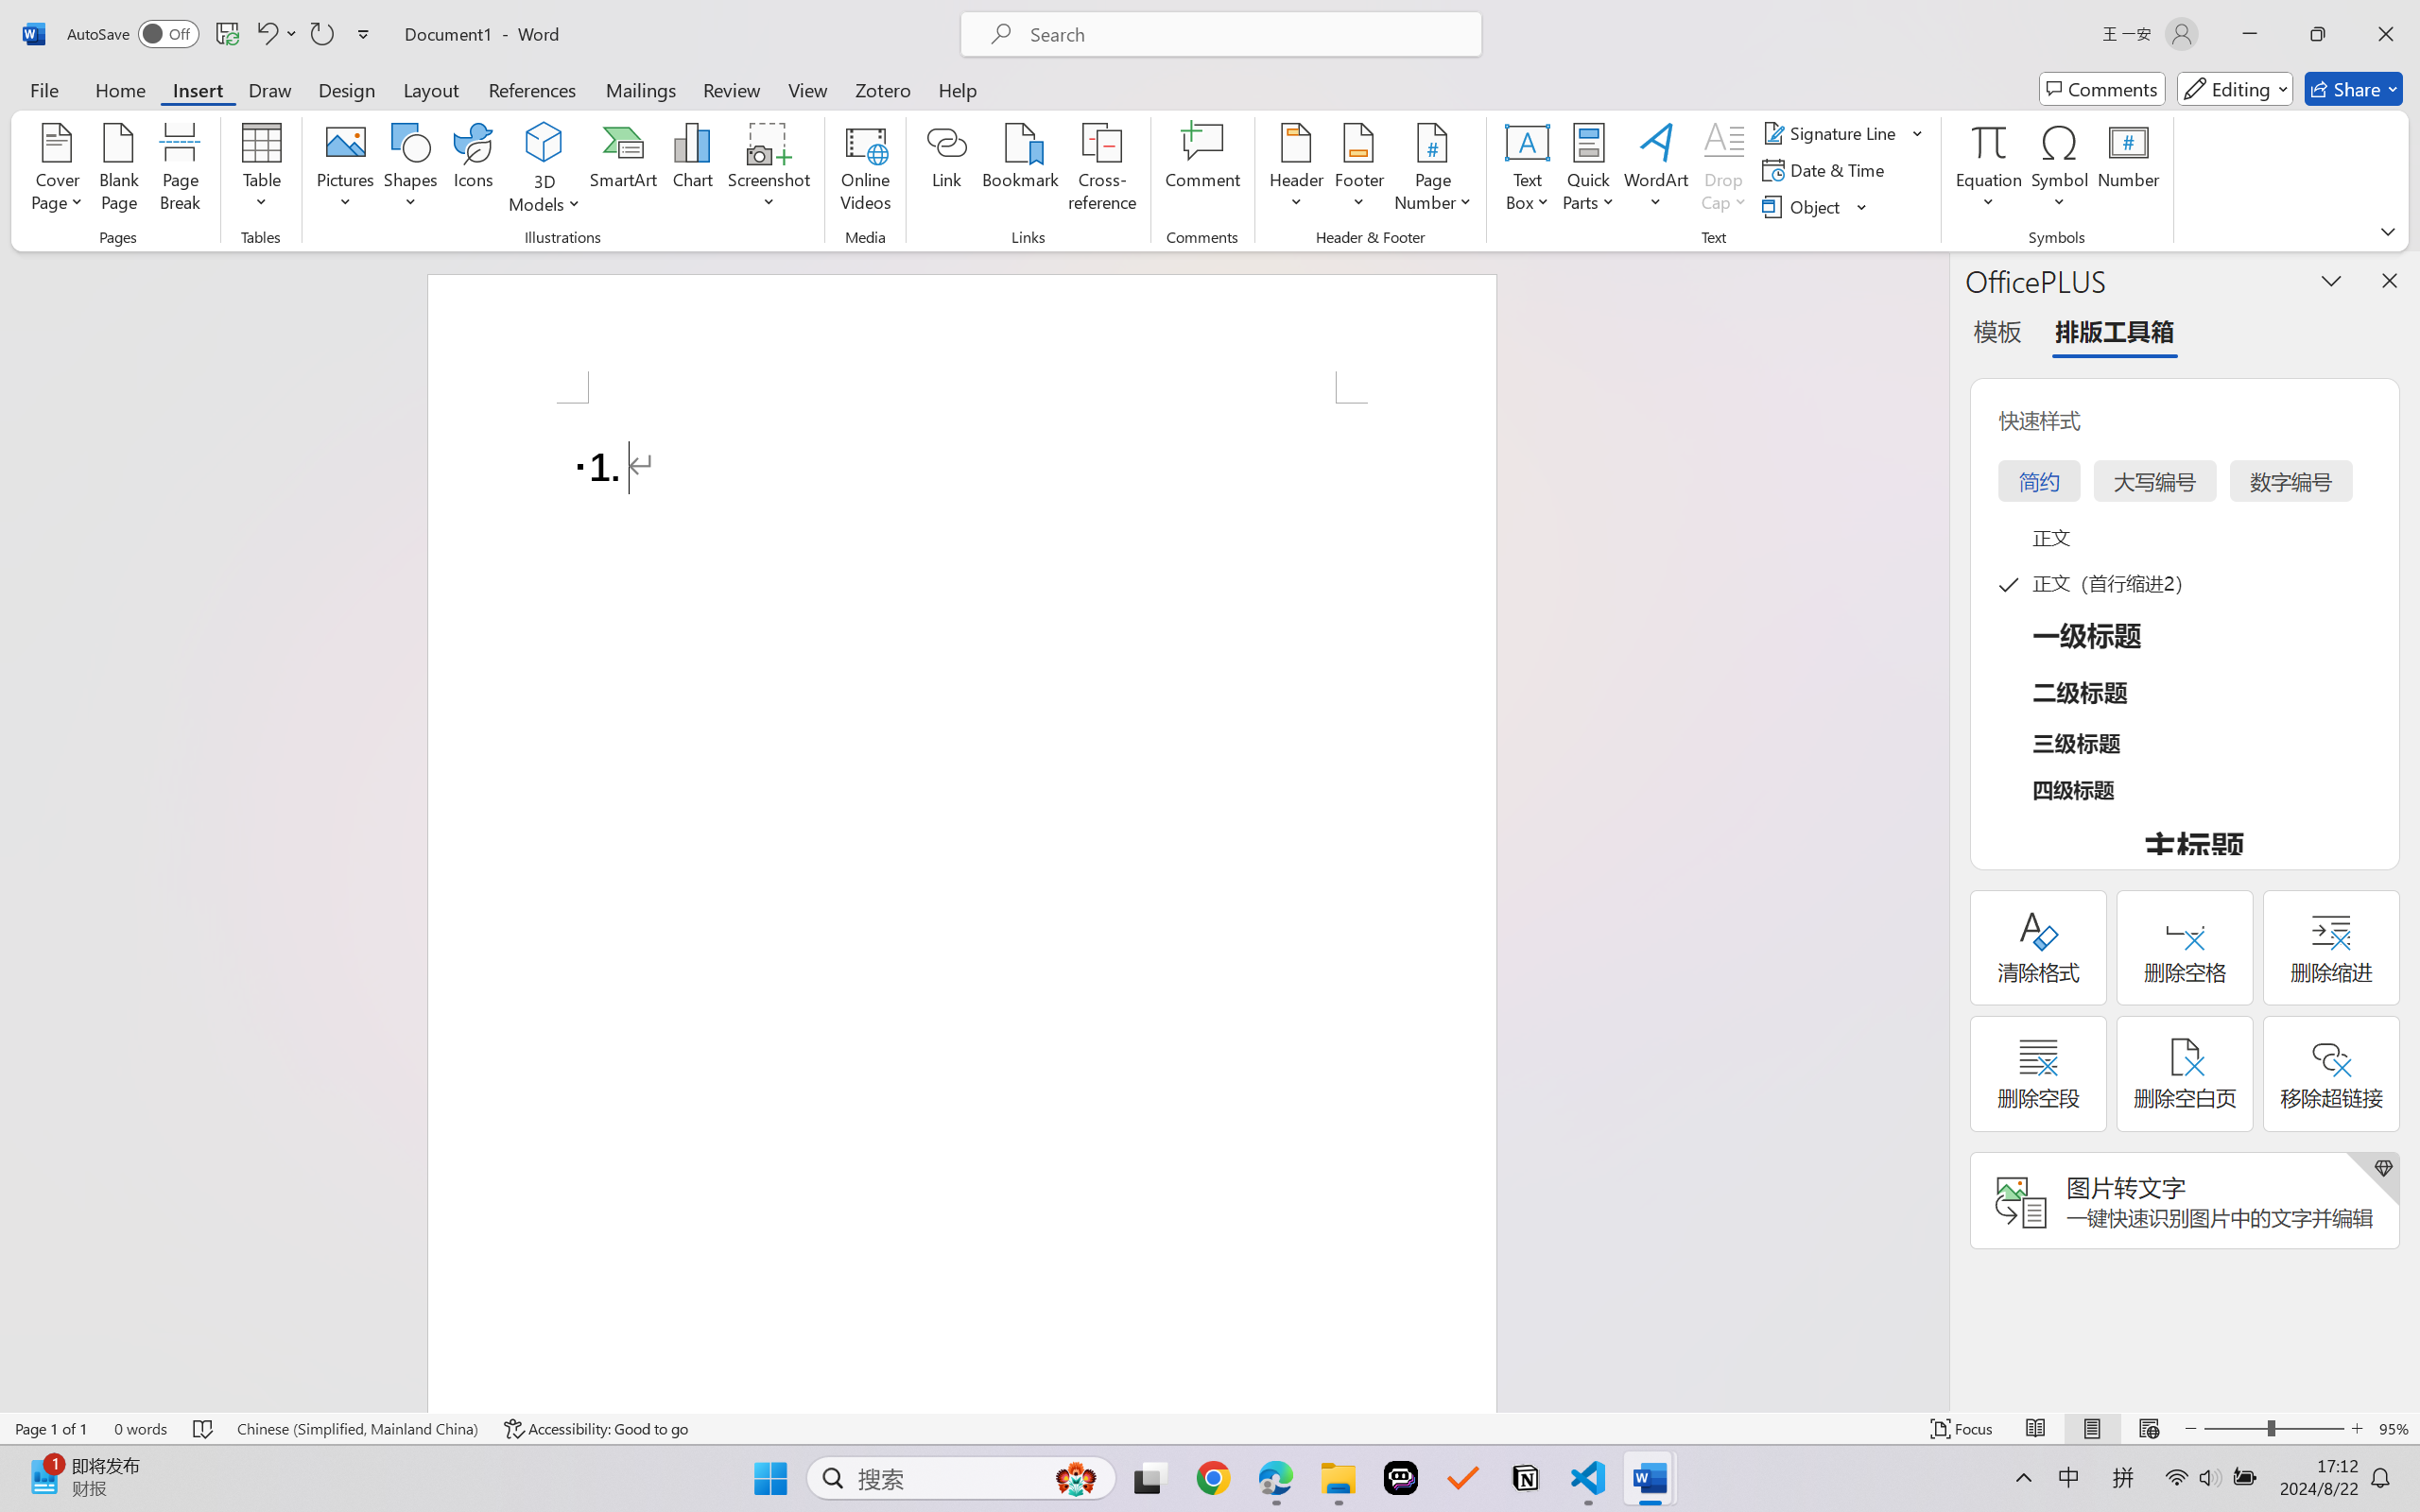  What do you see at coordinates (1589, 170) in the screenshot?
I see `'Quick Parts'` at bounding box center [1589, 170].